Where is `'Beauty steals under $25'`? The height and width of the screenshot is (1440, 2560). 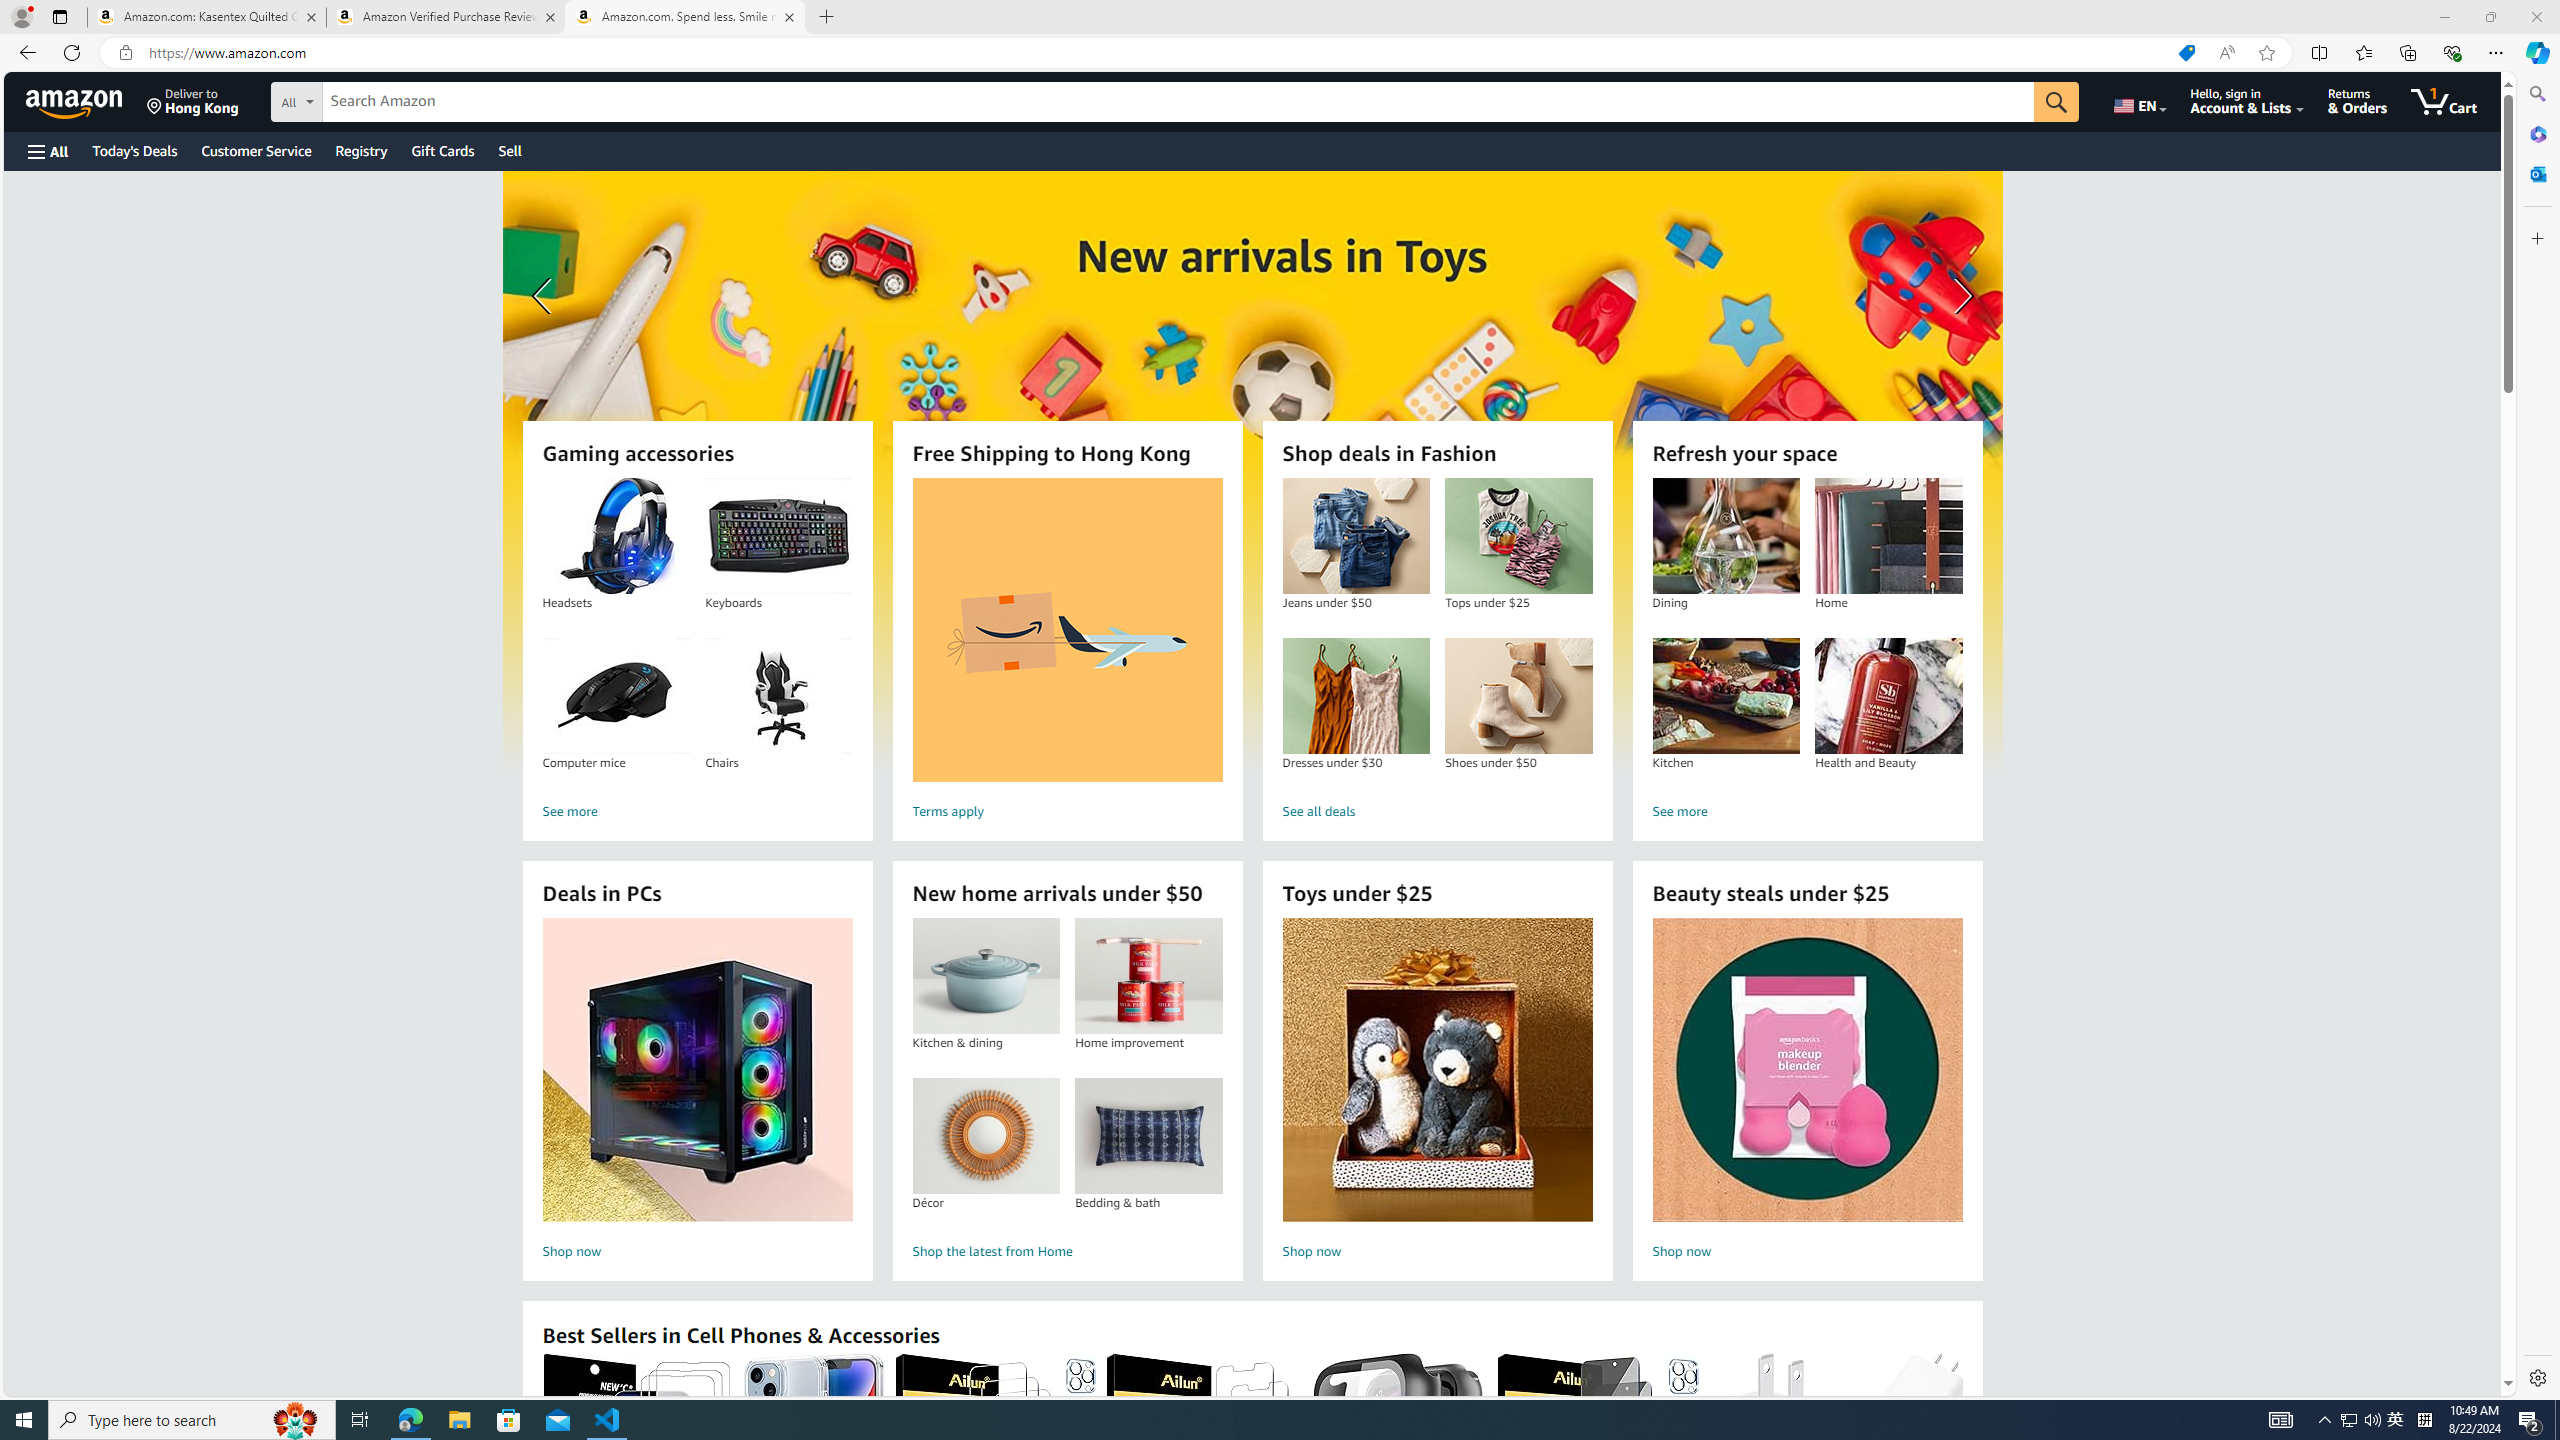 'Beauty steals under $25' is located at coordinates (1806, 1069).